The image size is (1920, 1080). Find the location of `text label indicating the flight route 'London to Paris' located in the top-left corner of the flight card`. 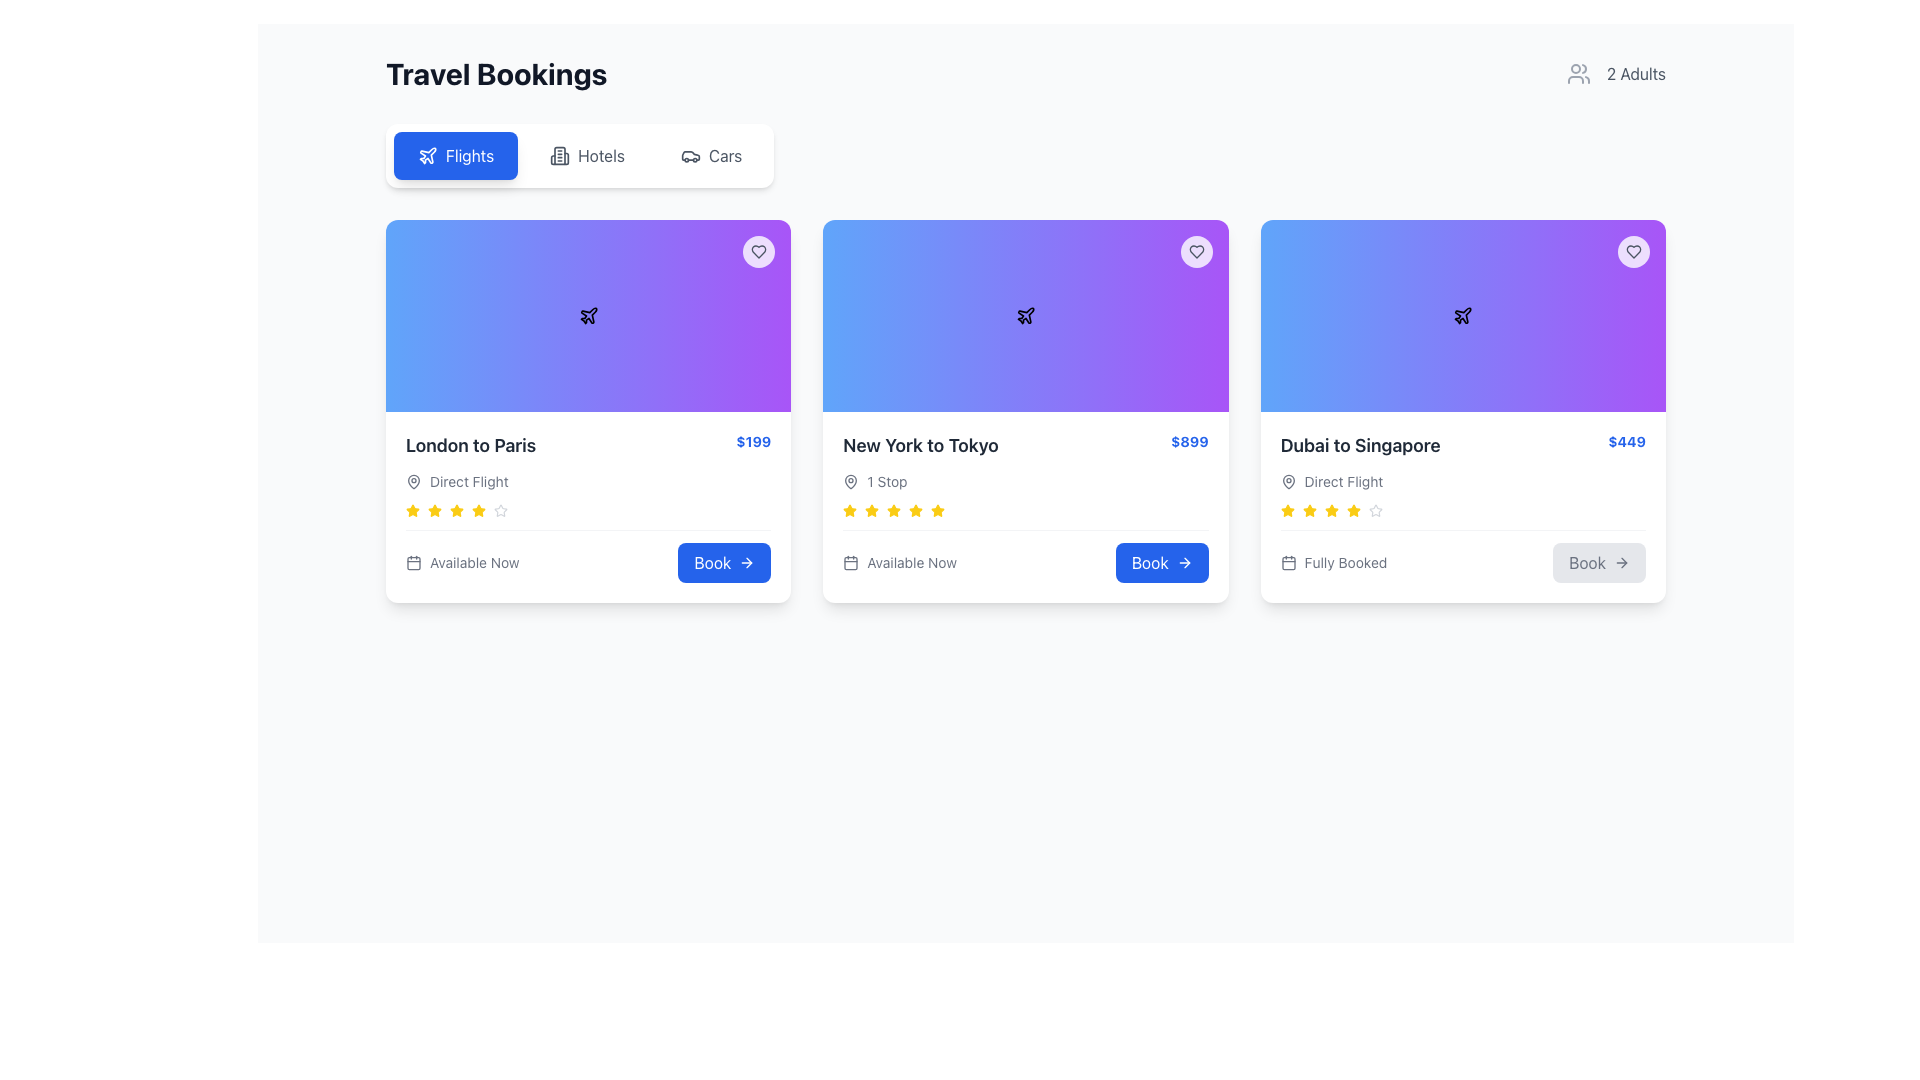

text label indicating the flight route 'London to Paris' located in the top-left corner of the flight card is located at coordinates (470, 445).